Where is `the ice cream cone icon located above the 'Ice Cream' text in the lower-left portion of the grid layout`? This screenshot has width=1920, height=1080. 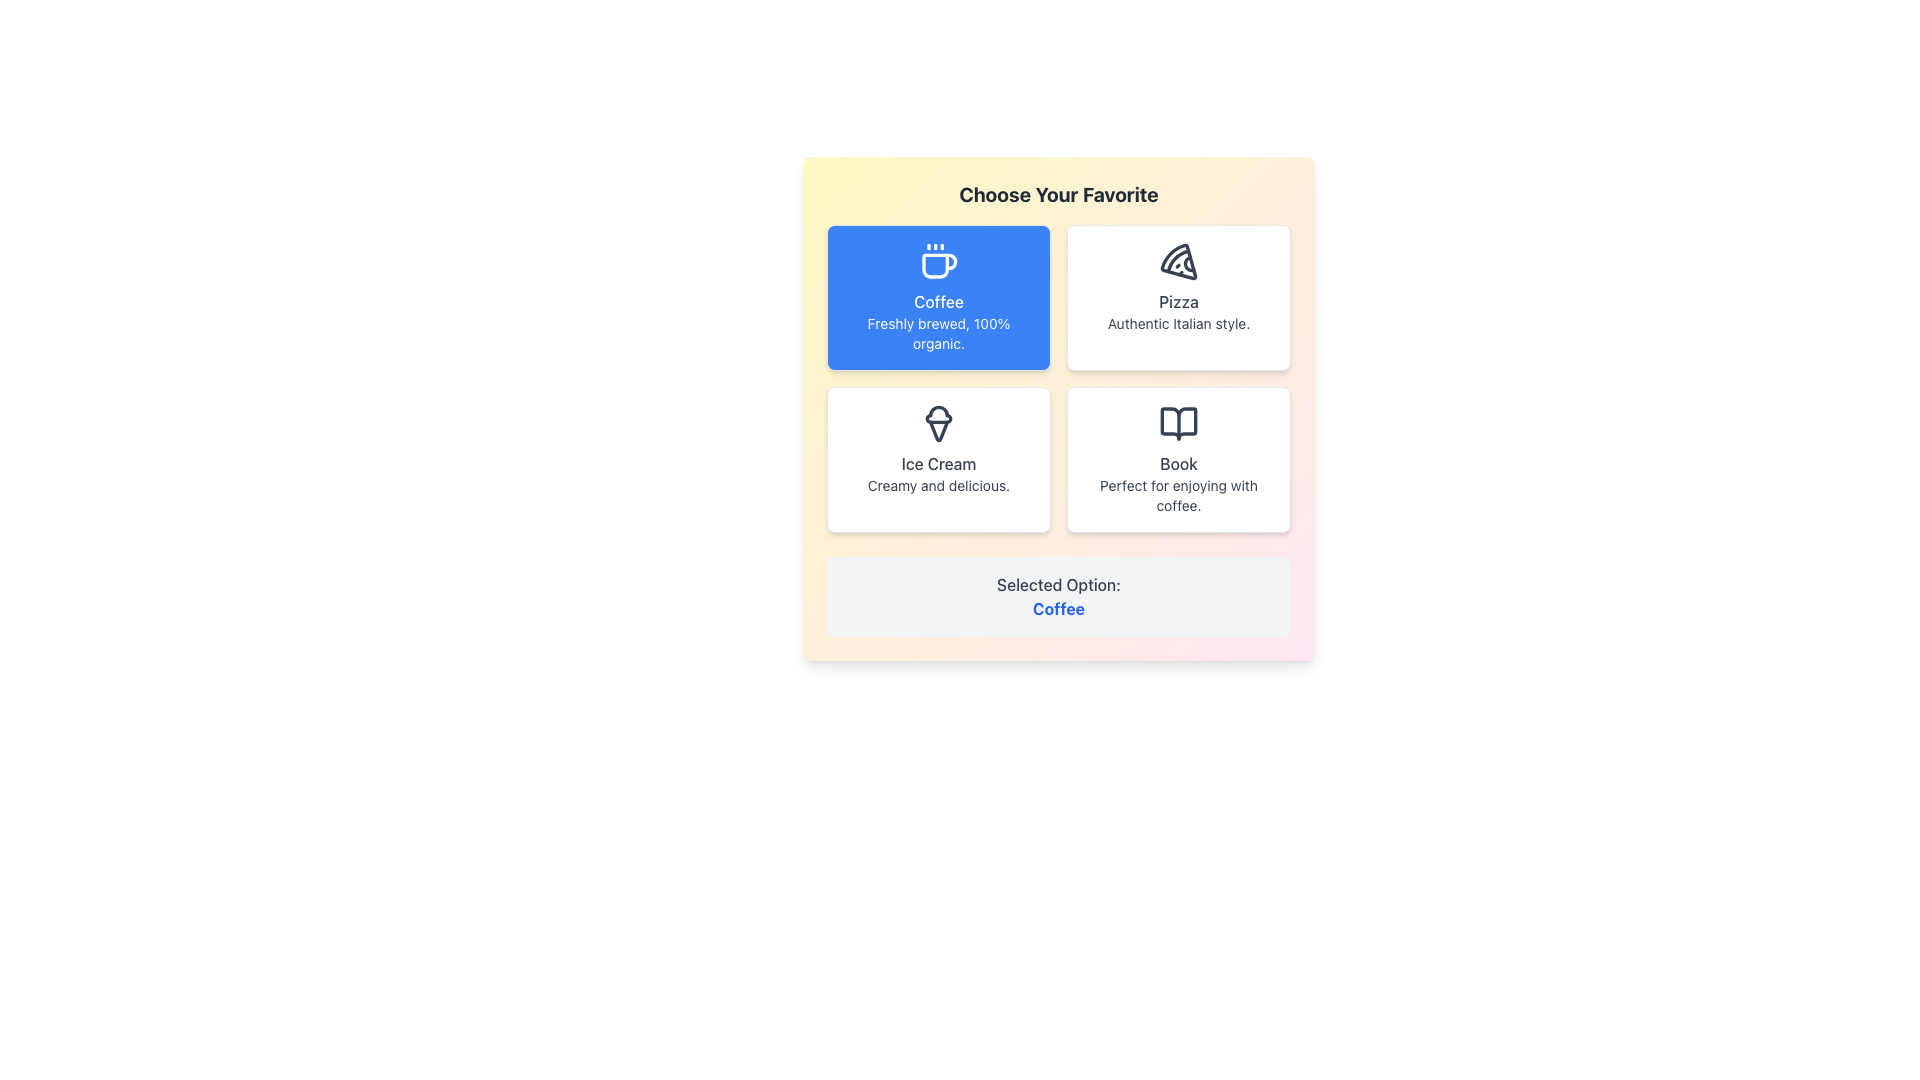
the ice cream cone icon located above the 'Ice Cream' text in the lower-left portion of the grid layout is located at coordinates (938, 423).